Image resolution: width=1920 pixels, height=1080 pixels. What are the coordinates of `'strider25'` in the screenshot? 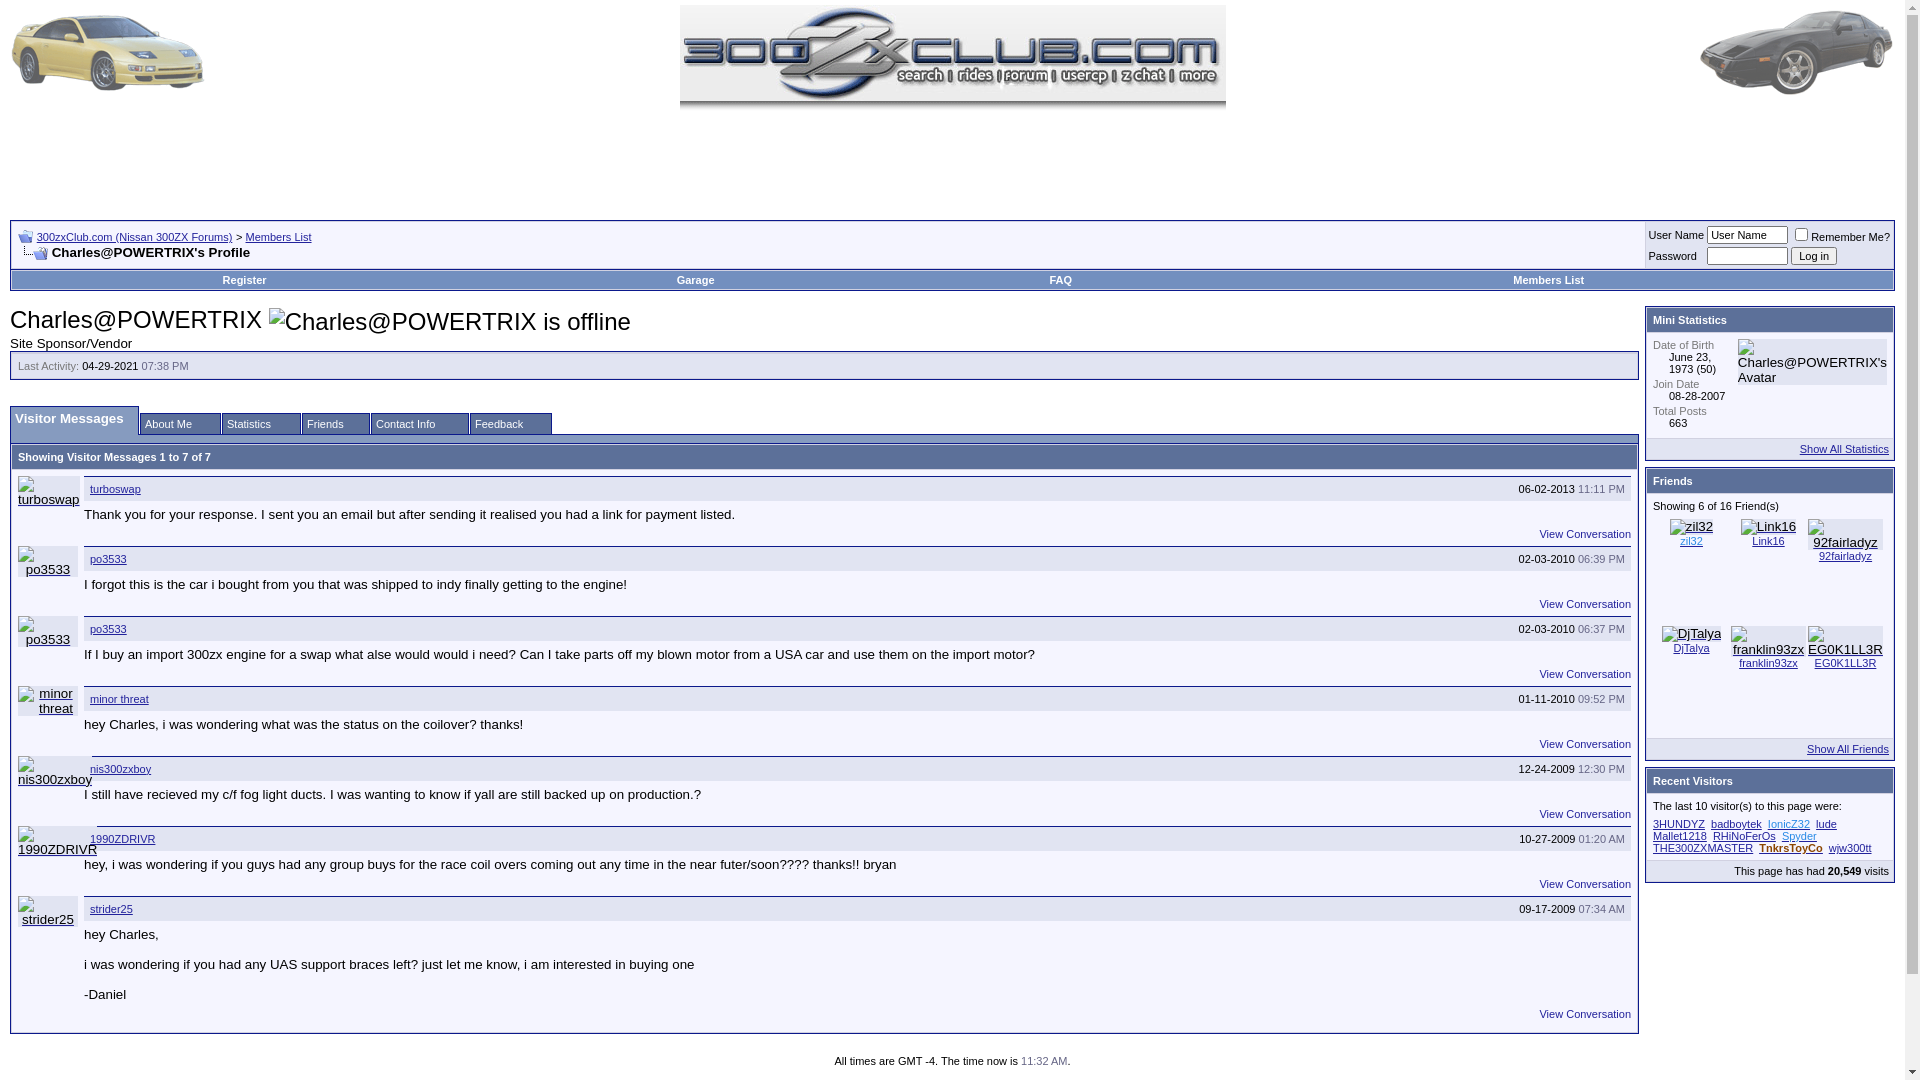 It's located at (89, 909).